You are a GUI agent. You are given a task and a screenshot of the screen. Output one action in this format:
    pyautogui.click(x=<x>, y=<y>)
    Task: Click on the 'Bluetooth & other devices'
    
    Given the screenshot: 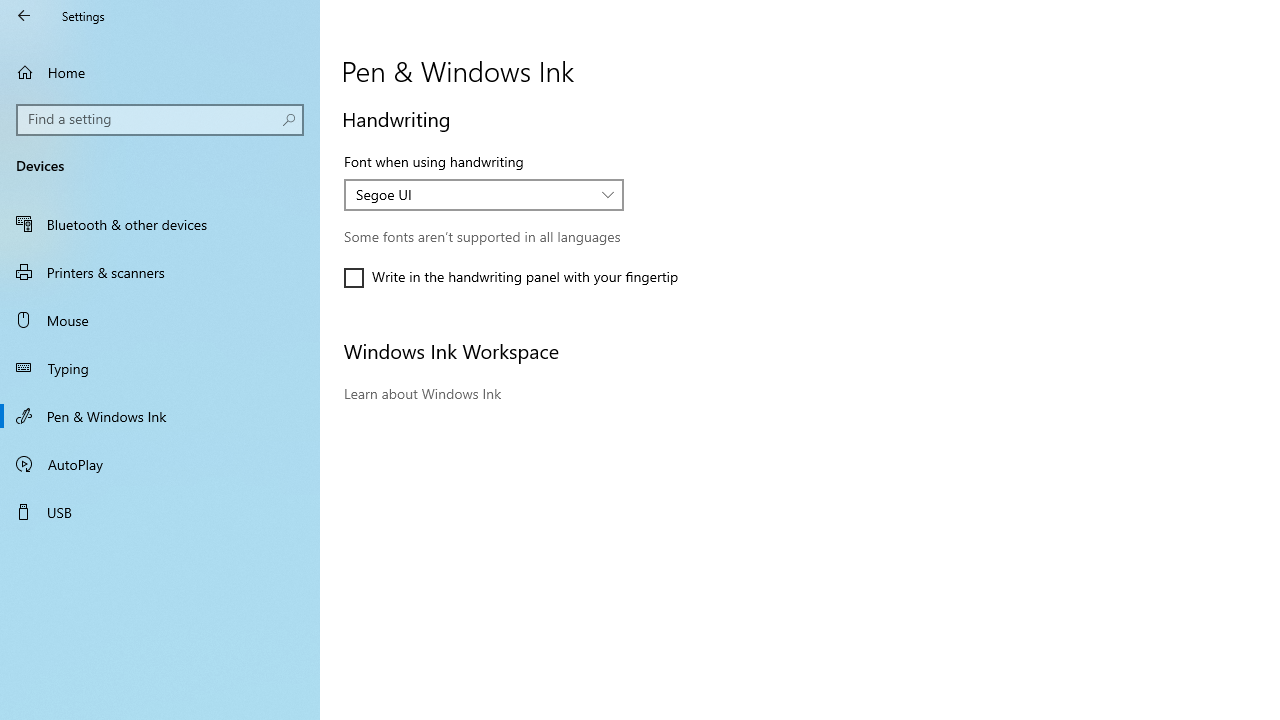 What is the action you would take?
    pyautogui.click(x=160, y=223)
    